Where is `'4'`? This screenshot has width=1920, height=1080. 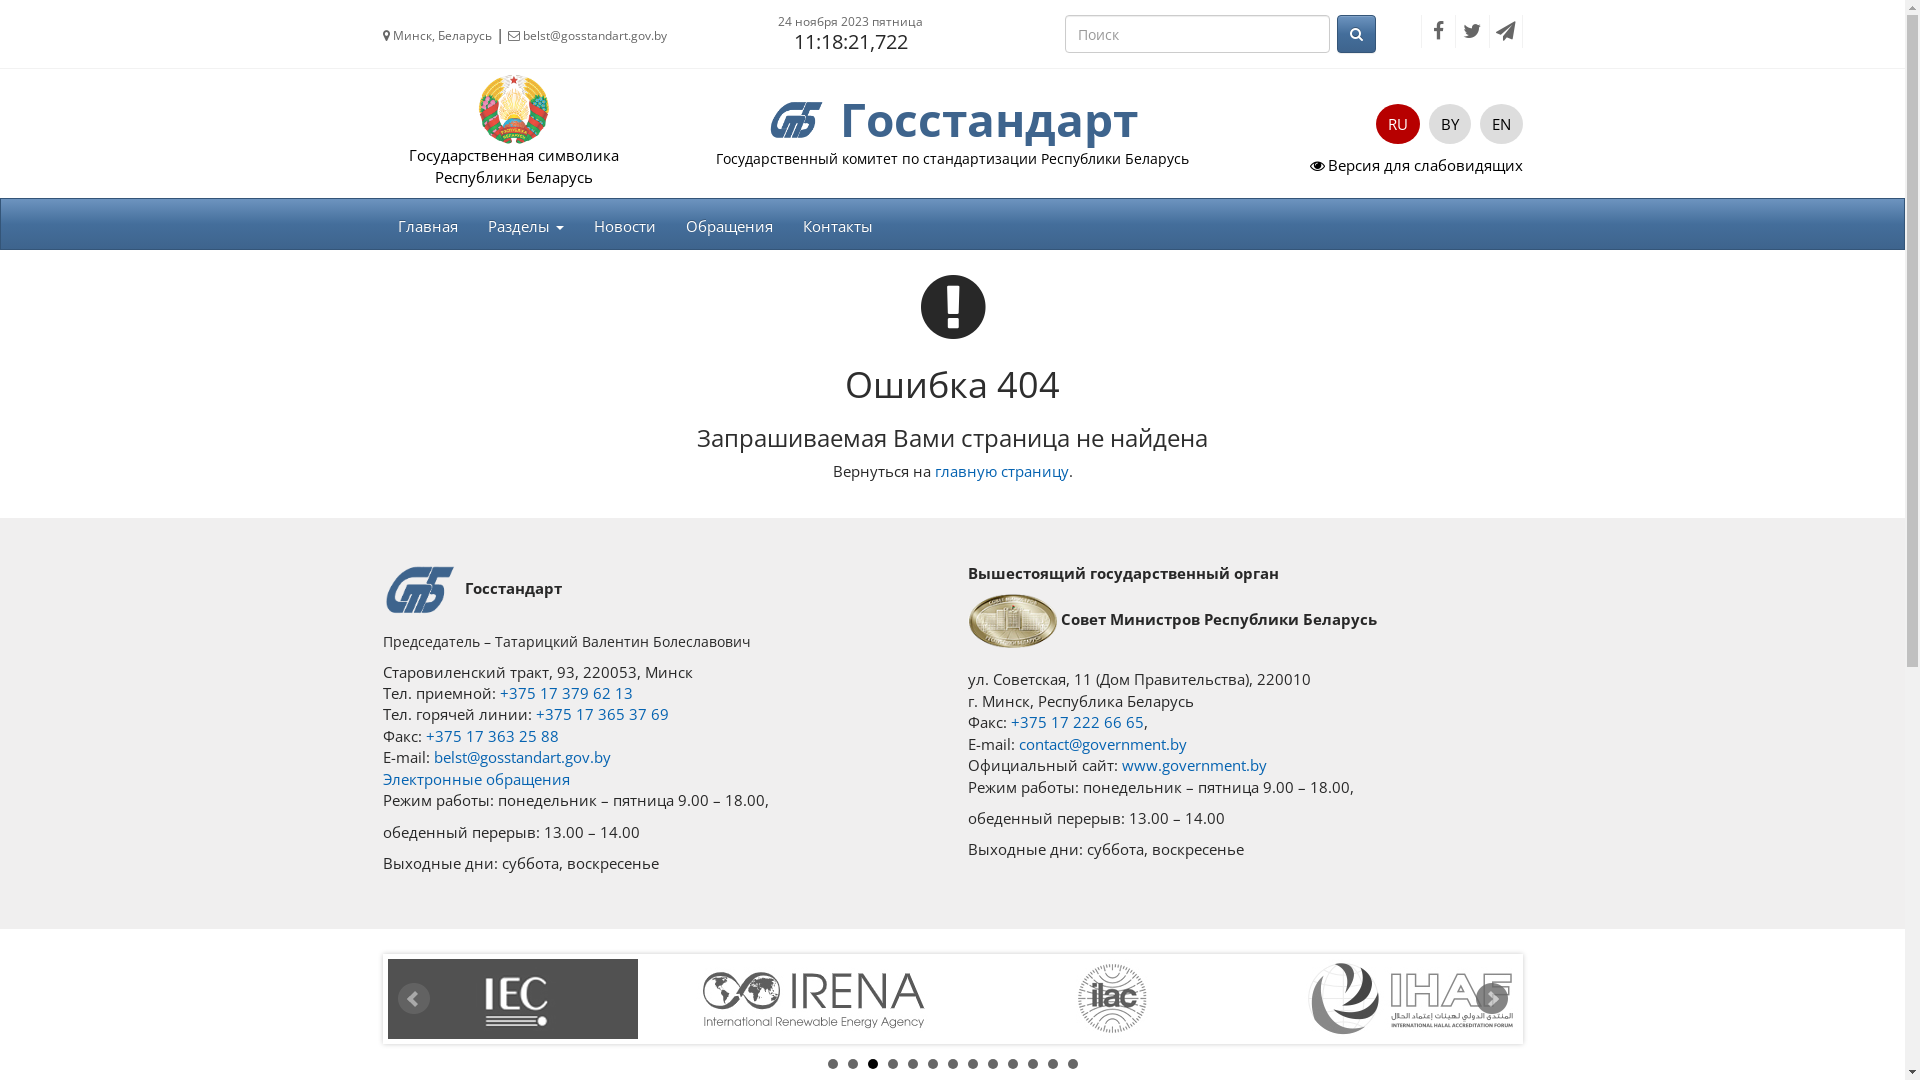
'4' is located at coordinates (887, 1063).